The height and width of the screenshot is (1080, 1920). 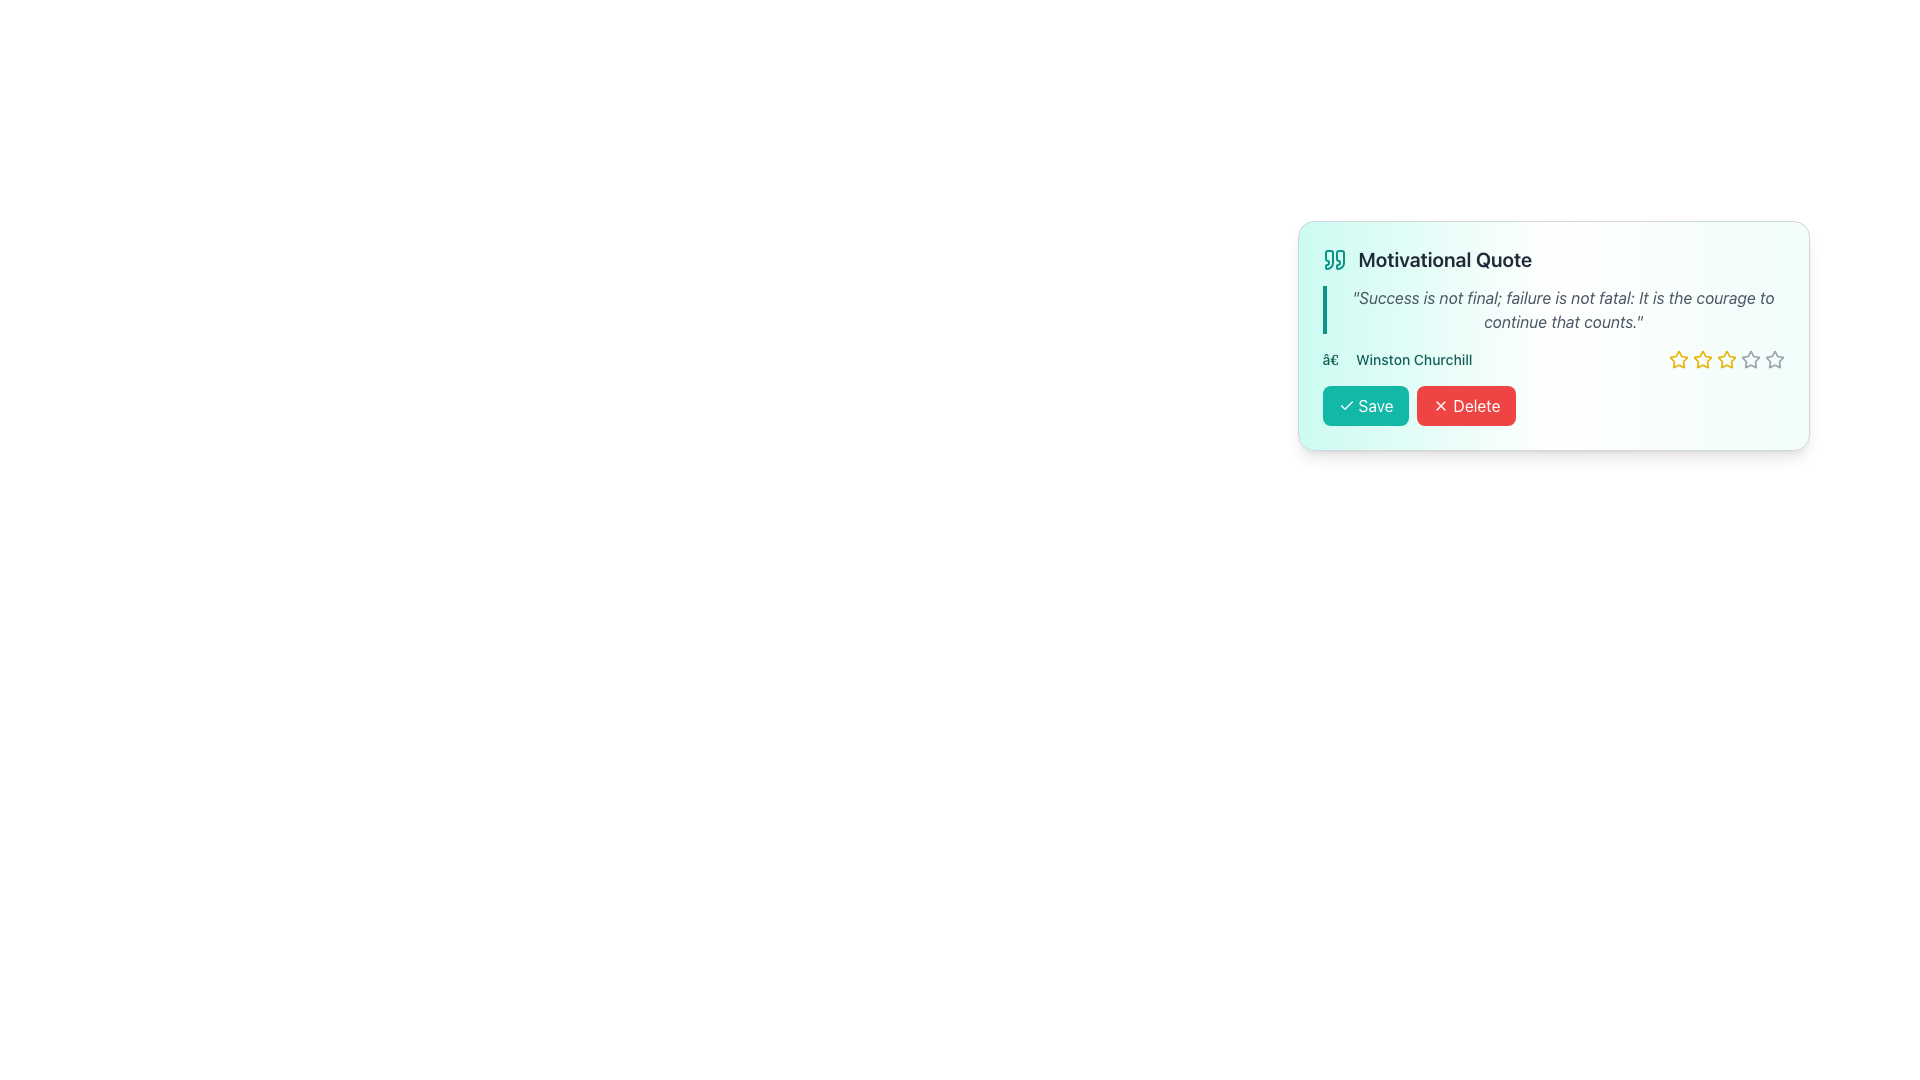 I want to click on the fourth star icon in the rating system, so click(x=1725, y=358).